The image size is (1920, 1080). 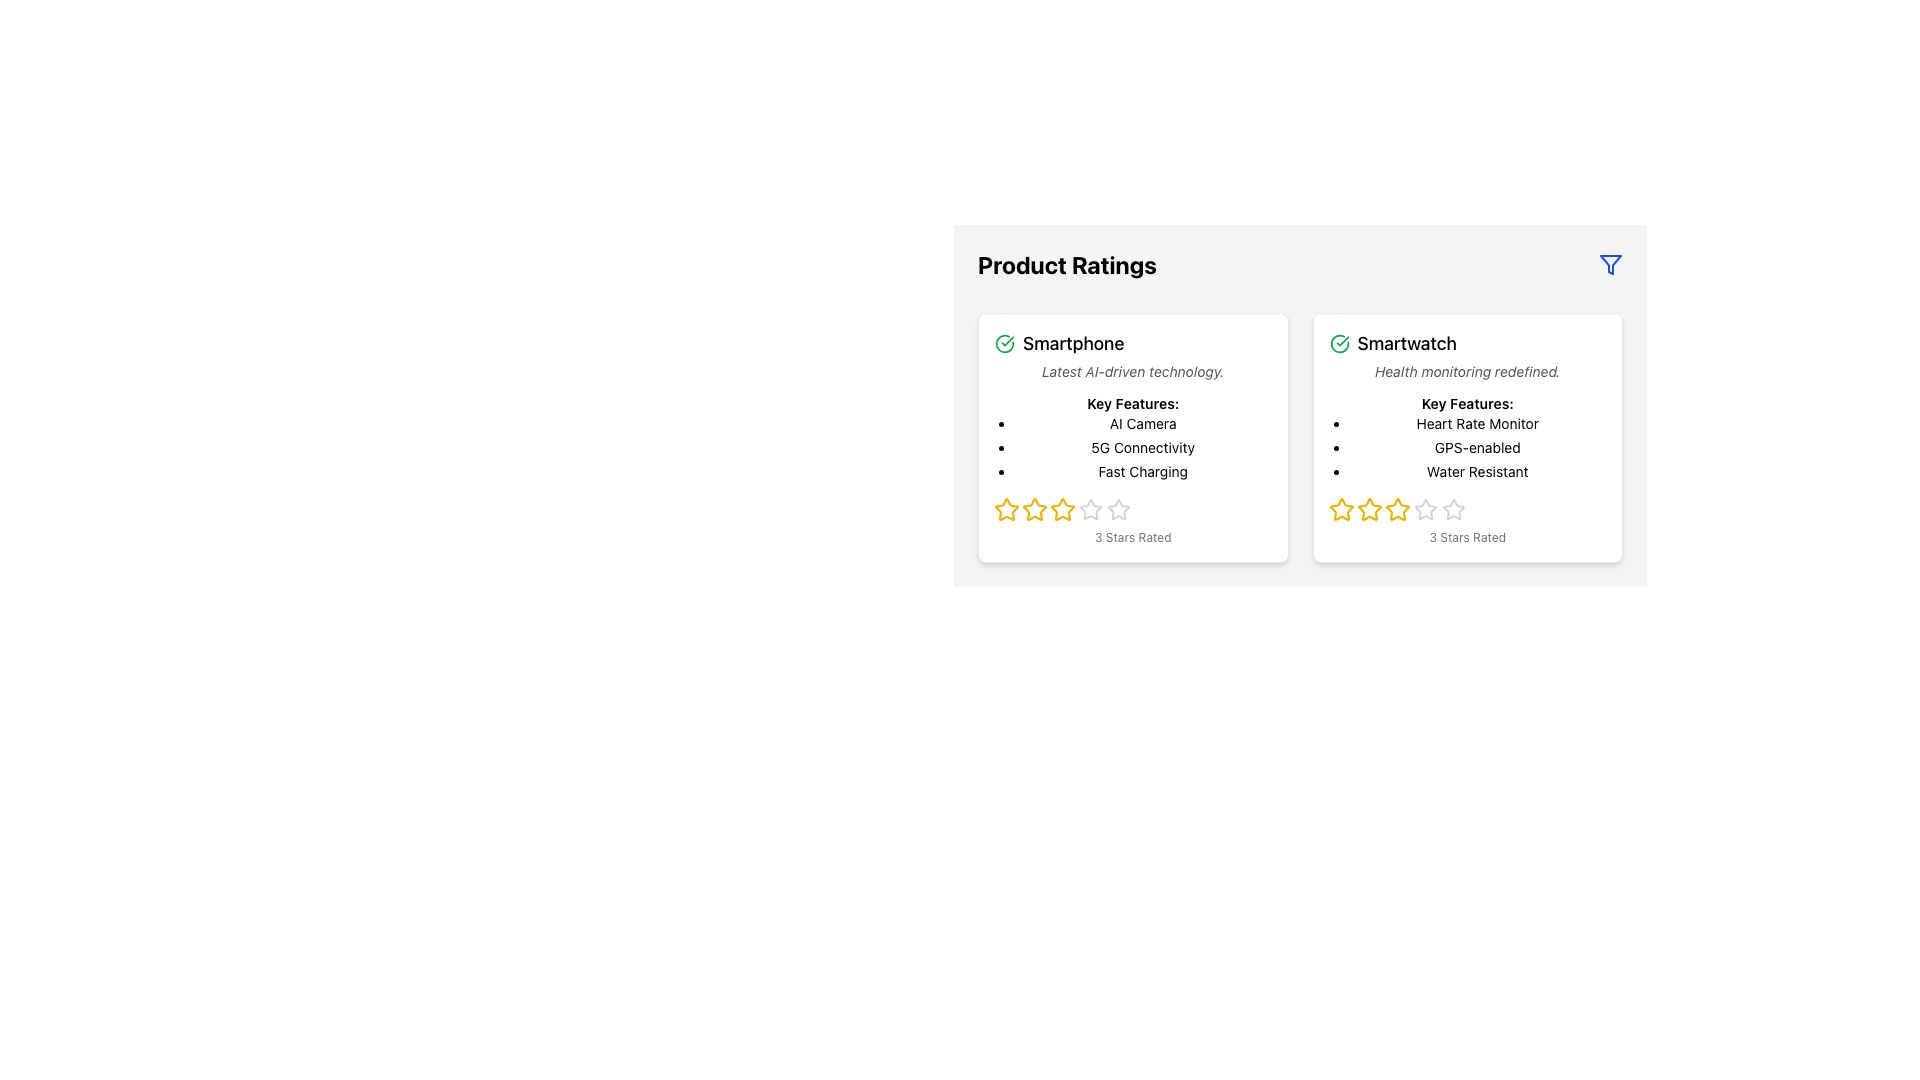 What do you see at coordinates (1341, 508) in the screenshot?
I see `the third star-shaped Rating Star Icon in yellow under the 'Smartwatch' product card for visual feedback of the current rating` at bounding box center [1341, 508].